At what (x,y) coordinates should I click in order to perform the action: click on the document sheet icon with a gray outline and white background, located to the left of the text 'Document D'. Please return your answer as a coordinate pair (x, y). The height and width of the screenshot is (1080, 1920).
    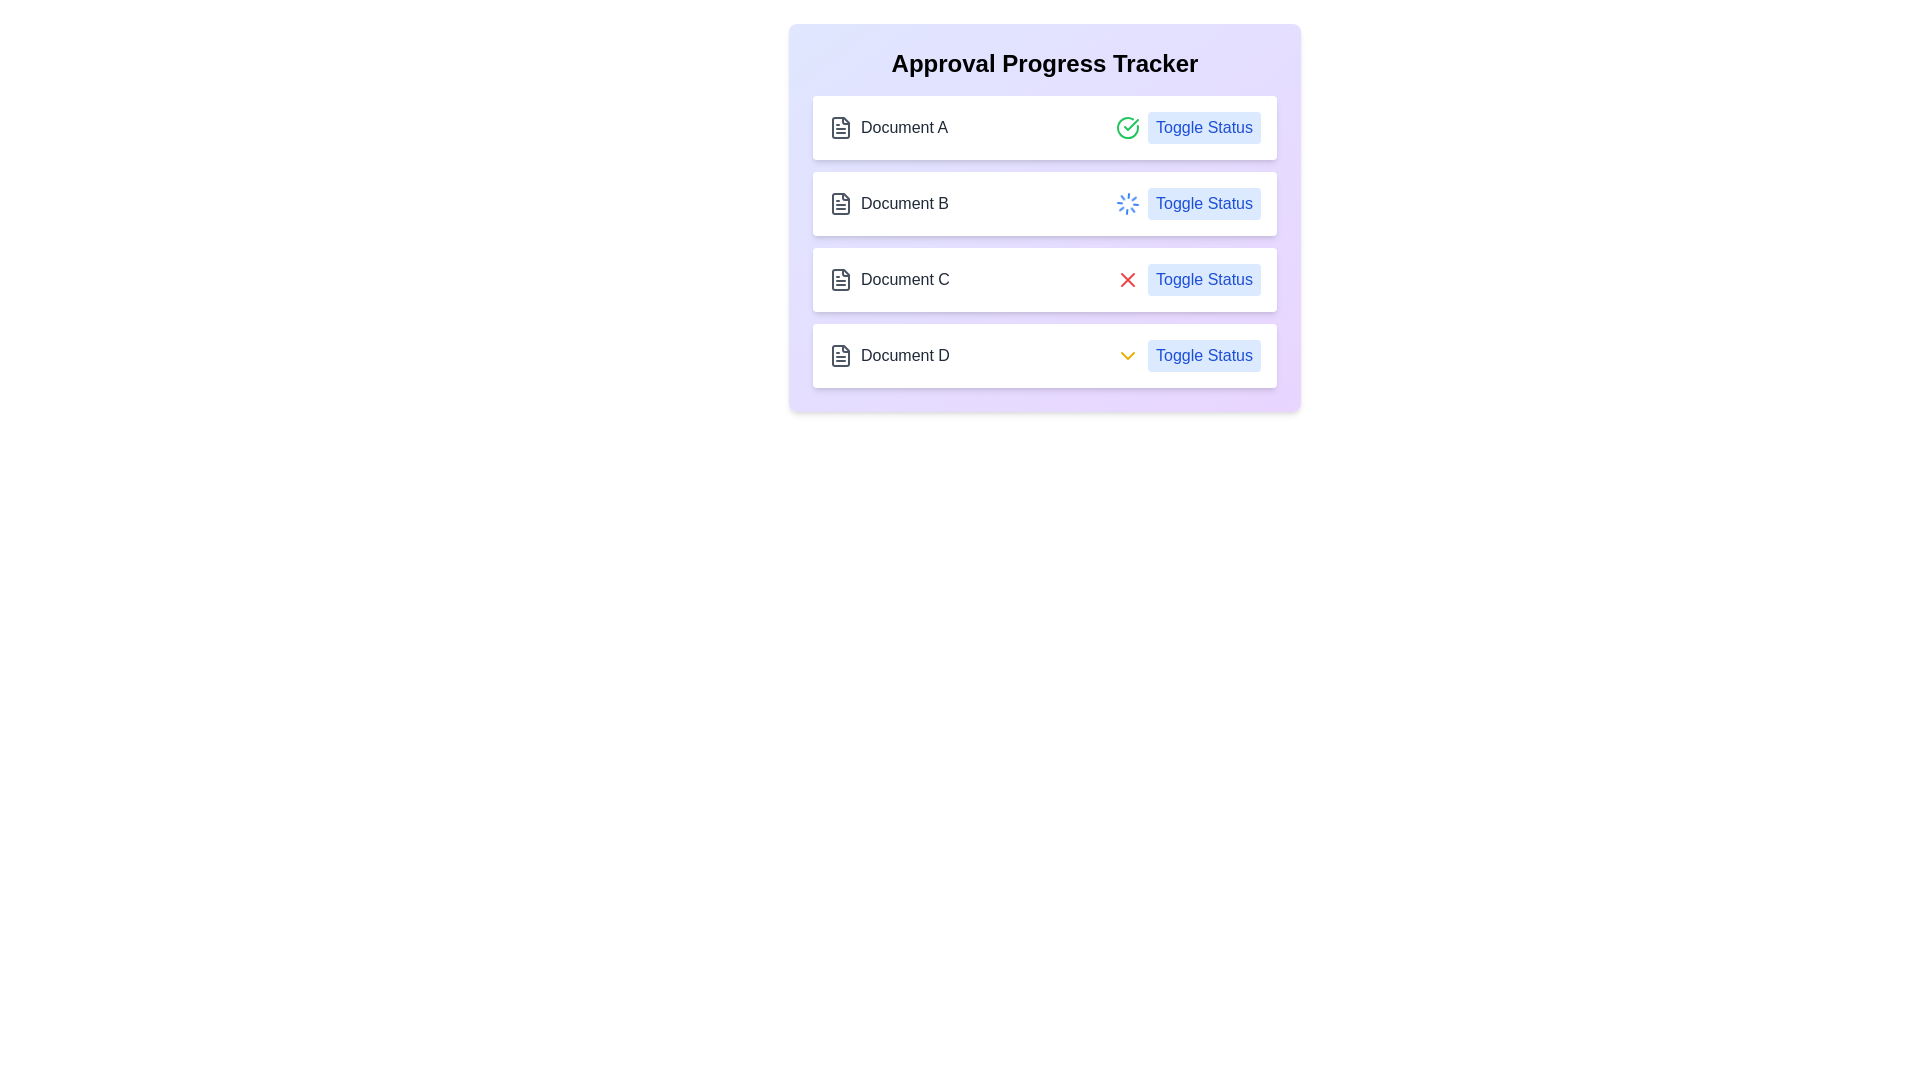
    Looking at the image, I should click on (840, 354).